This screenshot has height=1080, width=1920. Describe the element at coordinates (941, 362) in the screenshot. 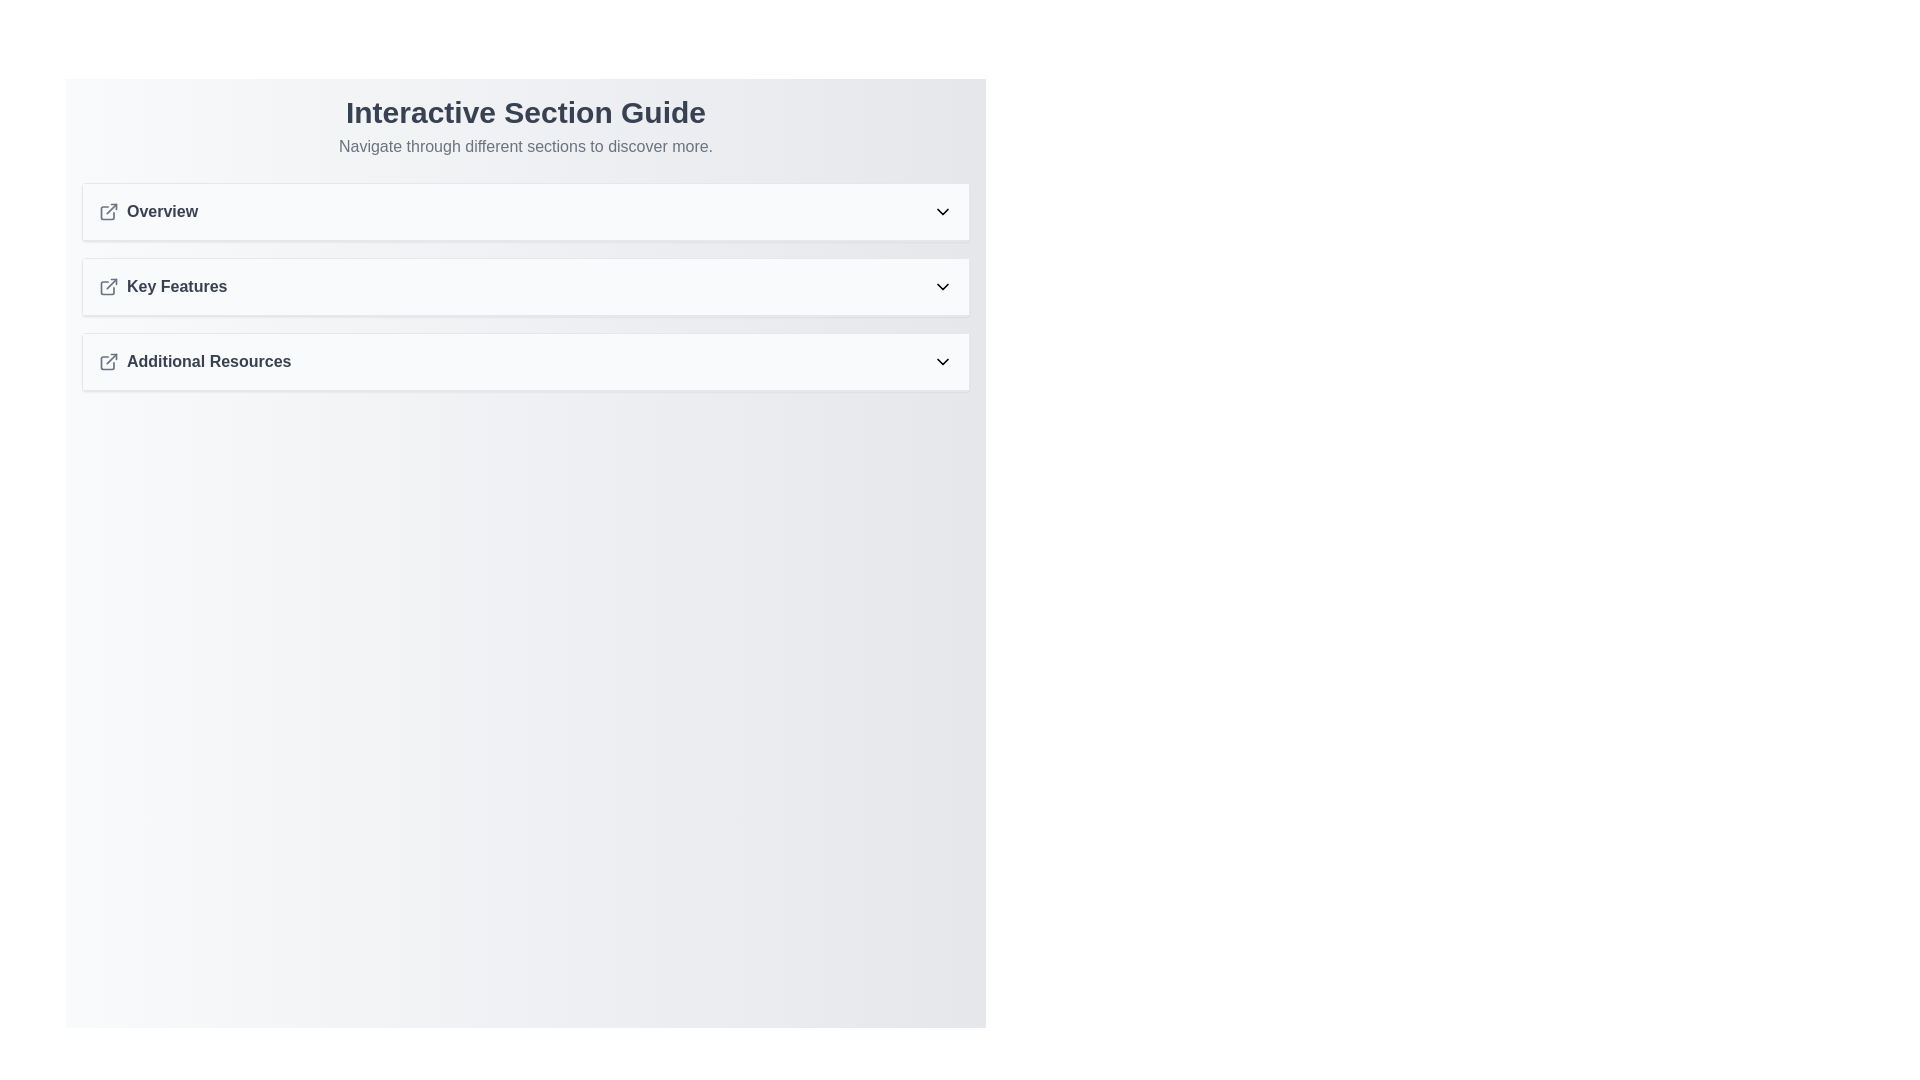

I see `the downward-pointing chevron icon located` at that location.